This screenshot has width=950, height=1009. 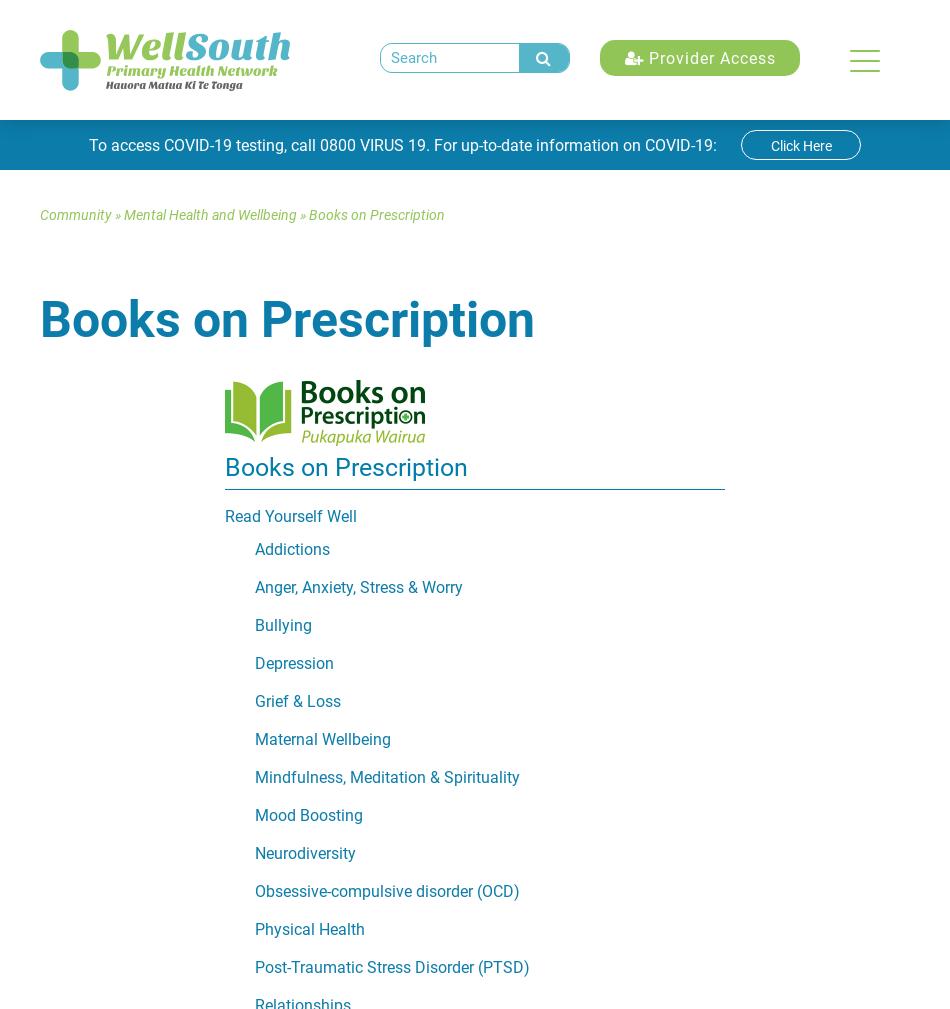 I want to click on 'To access COVID-19 testing, call 0800 VIRUS 19. For up-to-date information on COVID-19:', so click(x=403, y=144).